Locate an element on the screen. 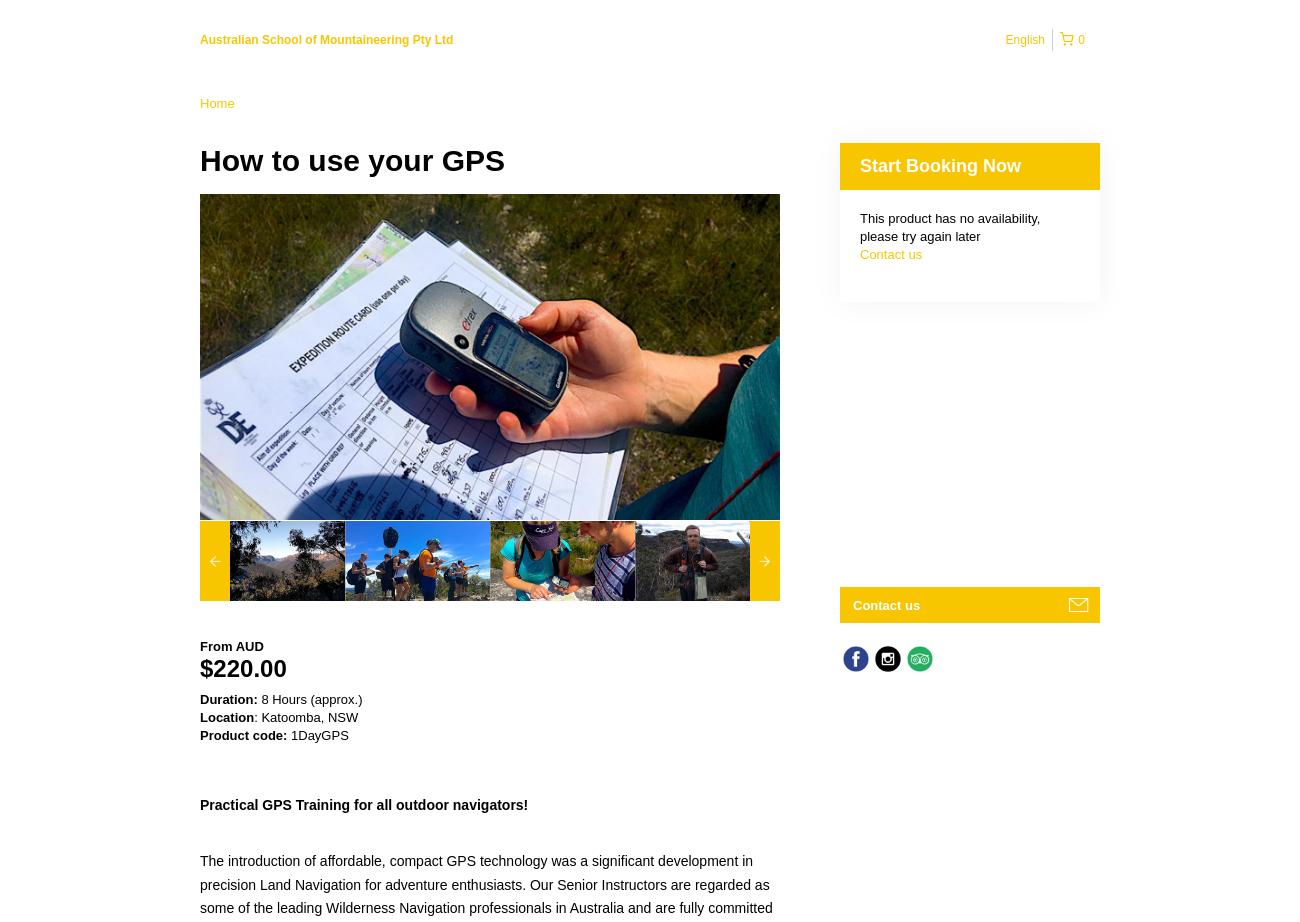 This screenshot has width=1300, height=922. 'Home' is located at coordinates (216, 103).